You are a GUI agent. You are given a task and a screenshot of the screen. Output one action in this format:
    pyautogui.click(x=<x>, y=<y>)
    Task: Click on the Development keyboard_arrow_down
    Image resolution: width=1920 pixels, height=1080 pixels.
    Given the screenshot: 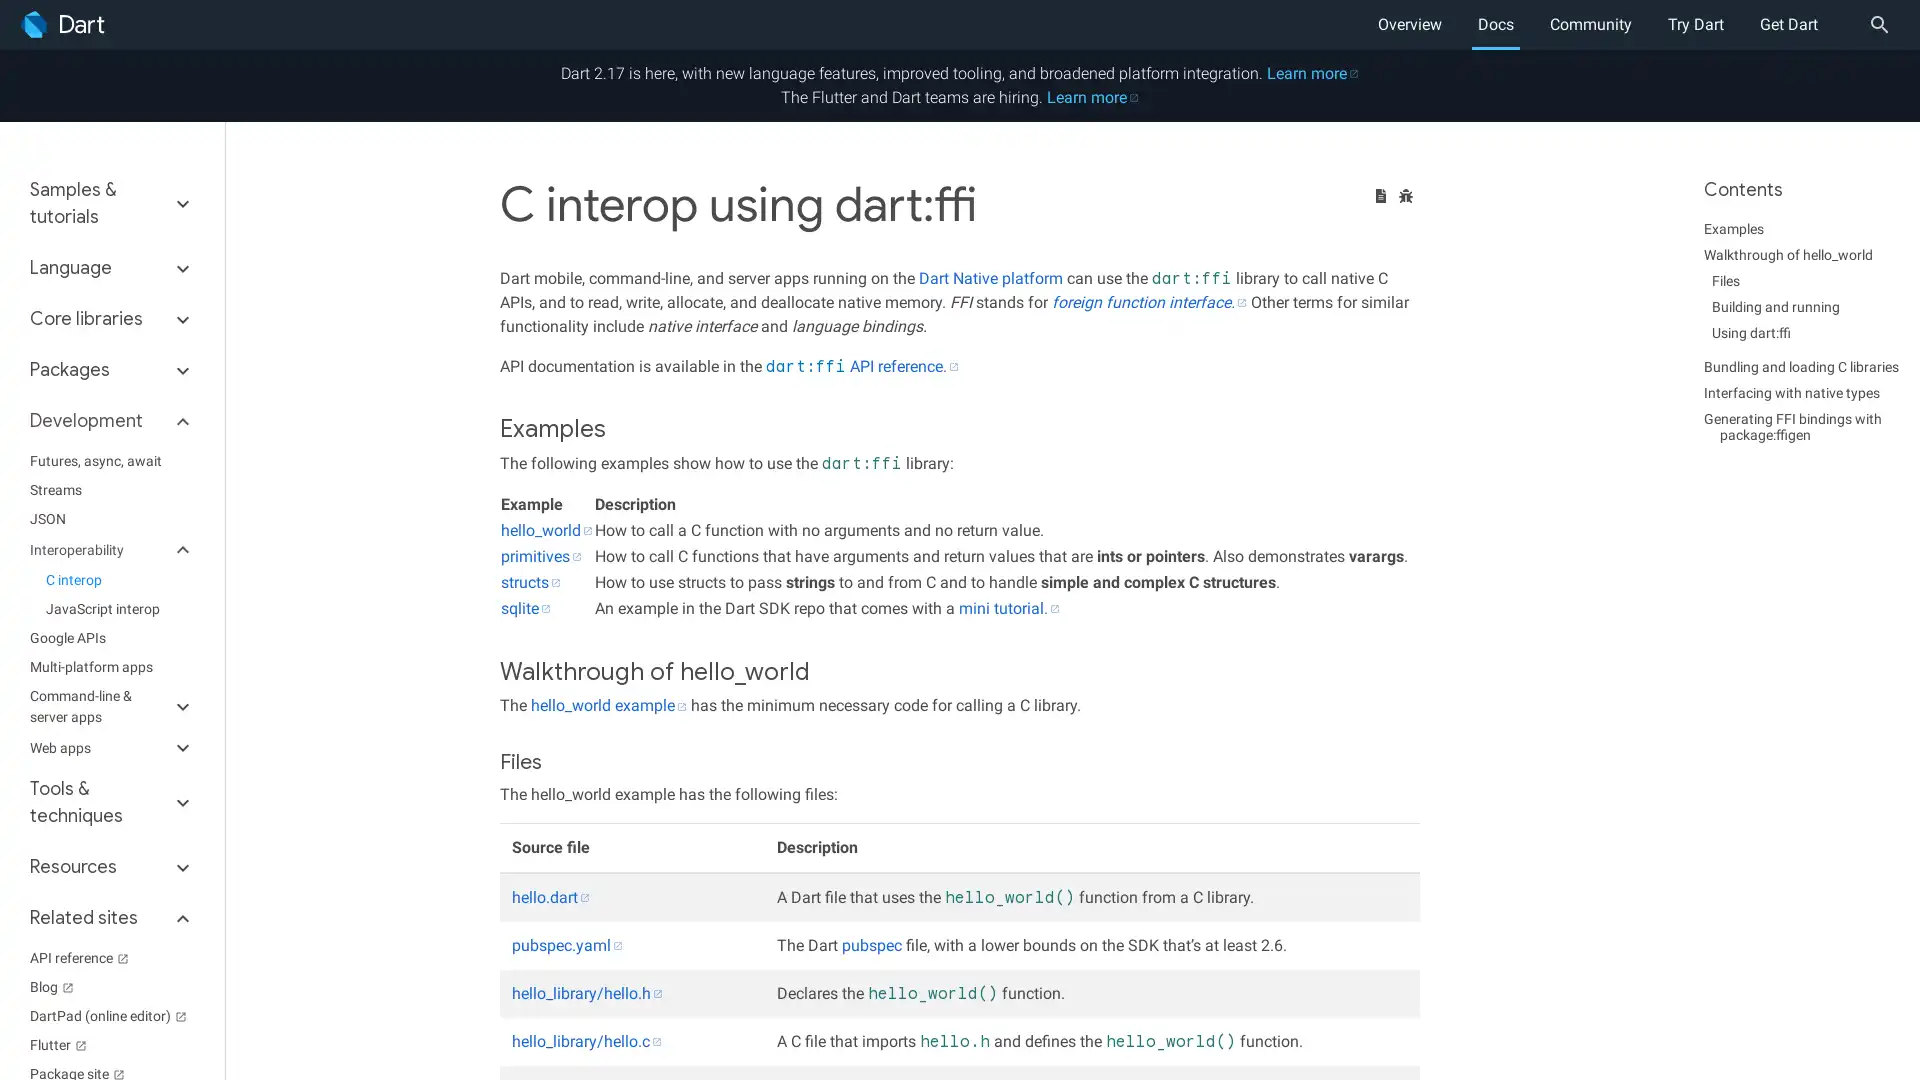 What is the action you would take?
    pyautogui.click(x=111, y=420)
    